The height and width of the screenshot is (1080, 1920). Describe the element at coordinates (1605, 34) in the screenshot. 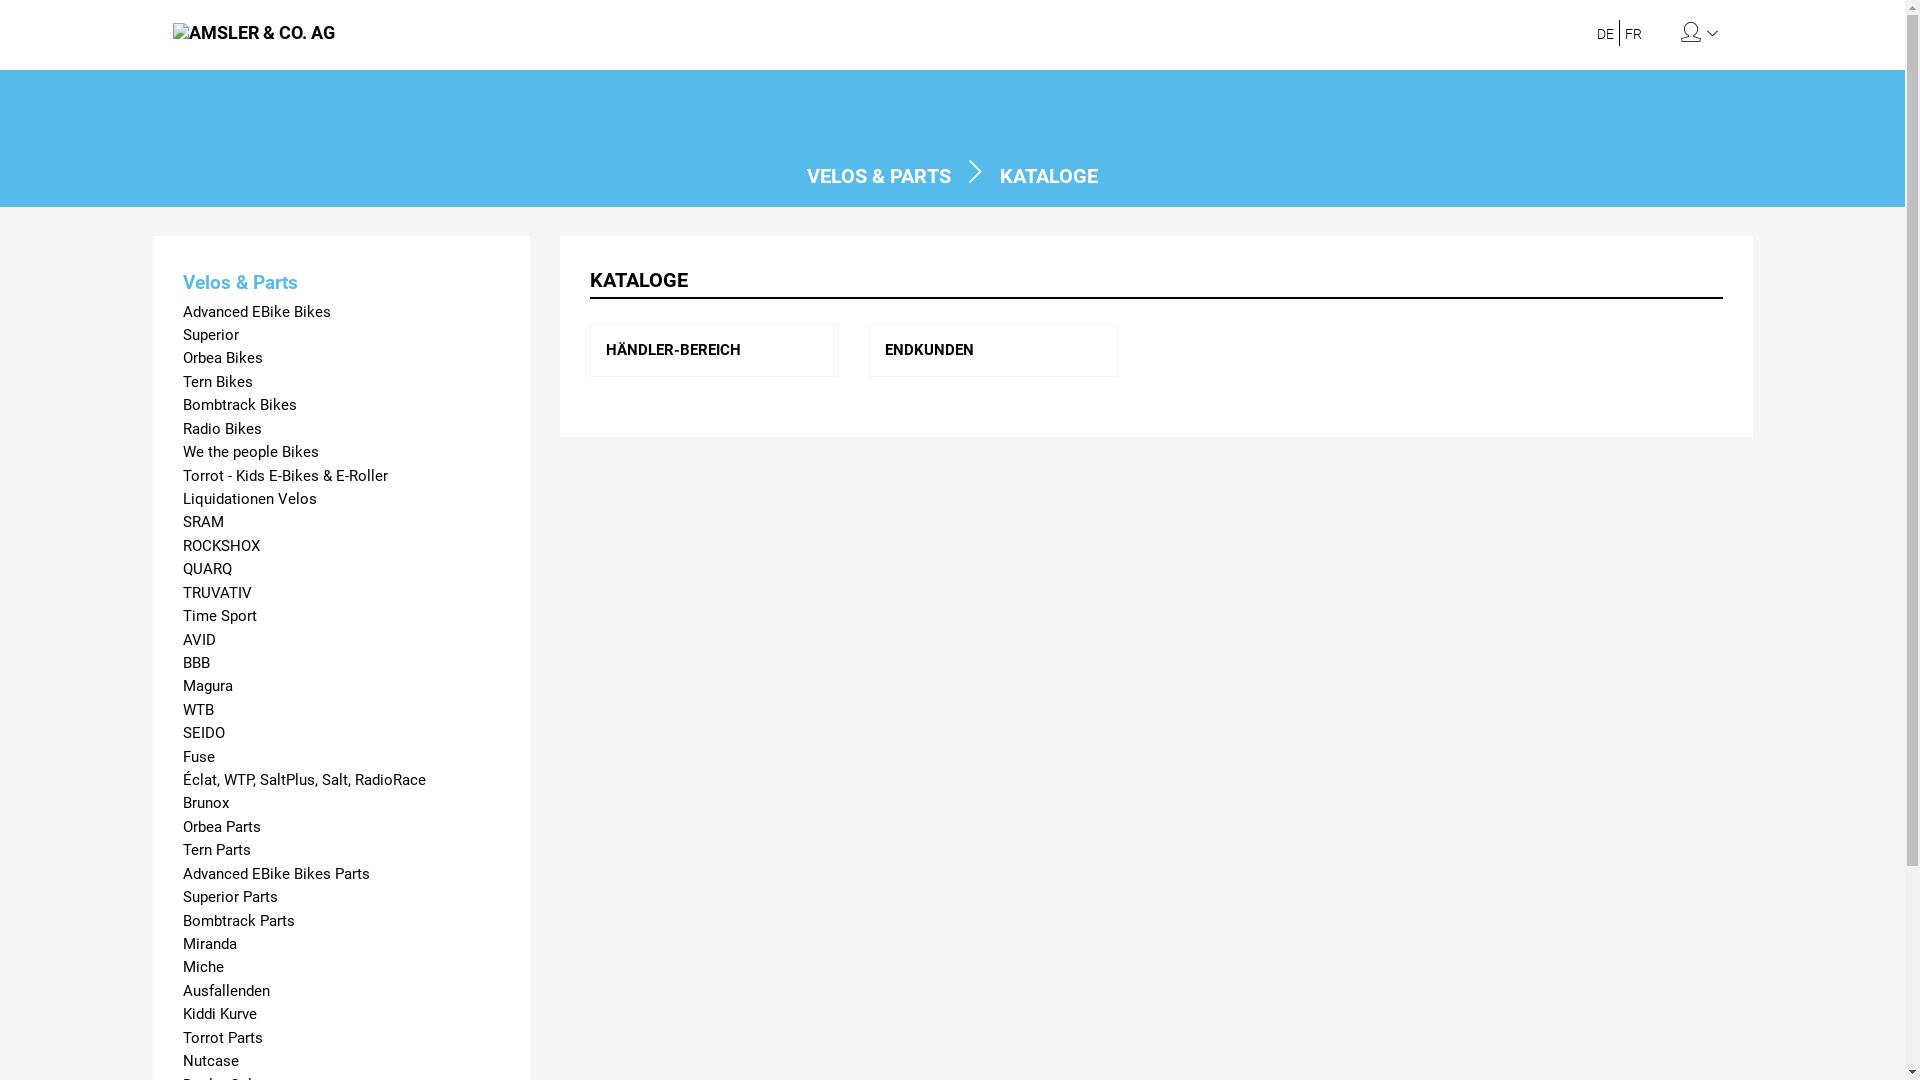

I see `'DE'` at that location.